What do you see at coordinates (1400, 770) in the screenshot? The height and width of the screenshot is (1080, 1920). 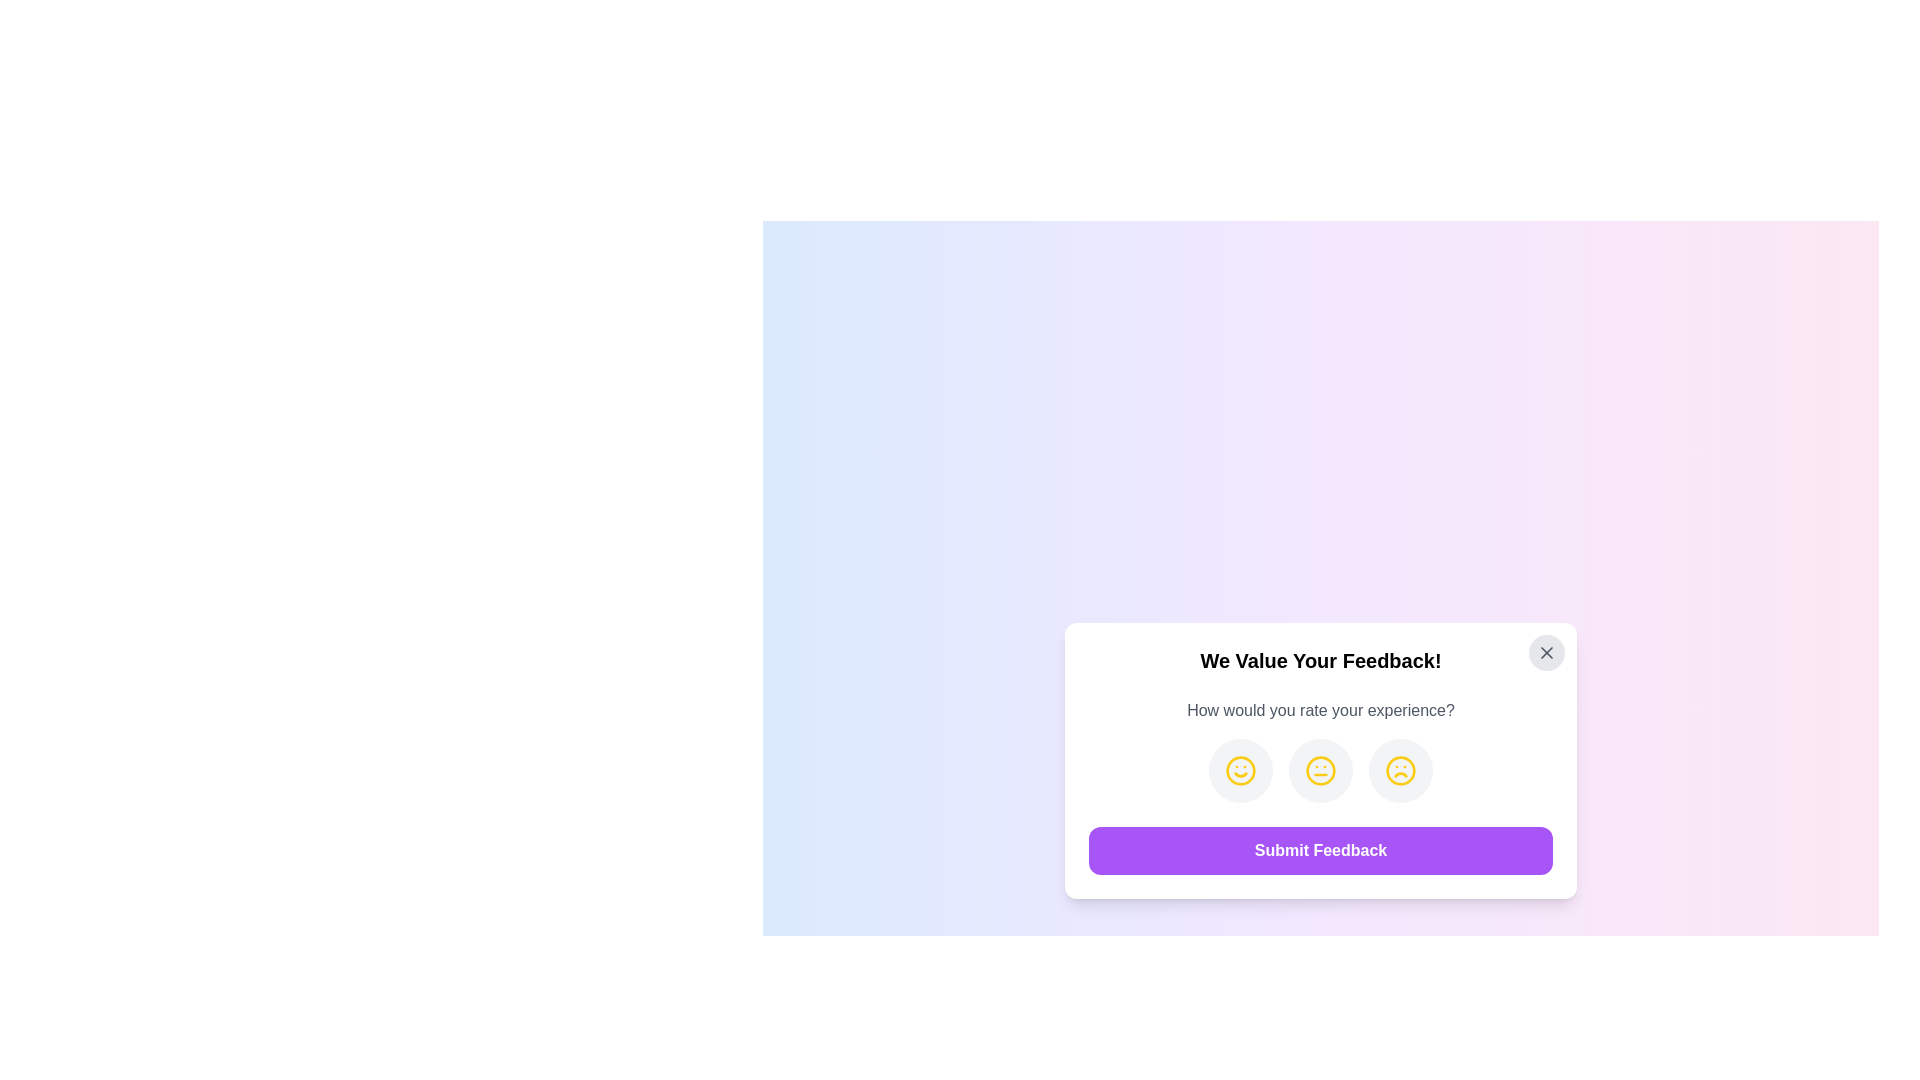 I see `the yellow circular icon with a frowning face, which is the third icon in a horizontal row depicting facial expressions` at bounding box center [1400, 770].